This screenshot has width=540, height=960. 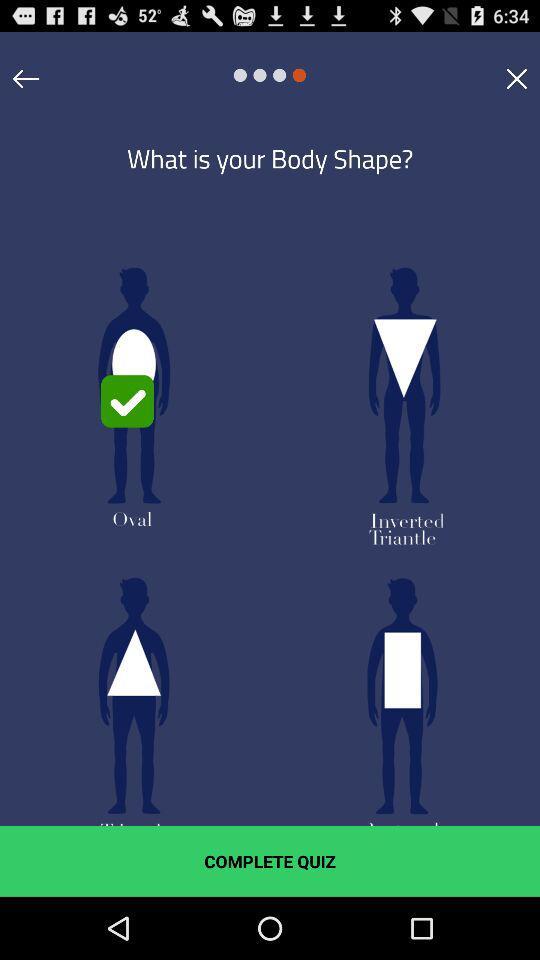 What do you see at coordinates (270, 860) in the screenshot?
I see `complete quiz at the bottom` at bounding box center [270, 860].